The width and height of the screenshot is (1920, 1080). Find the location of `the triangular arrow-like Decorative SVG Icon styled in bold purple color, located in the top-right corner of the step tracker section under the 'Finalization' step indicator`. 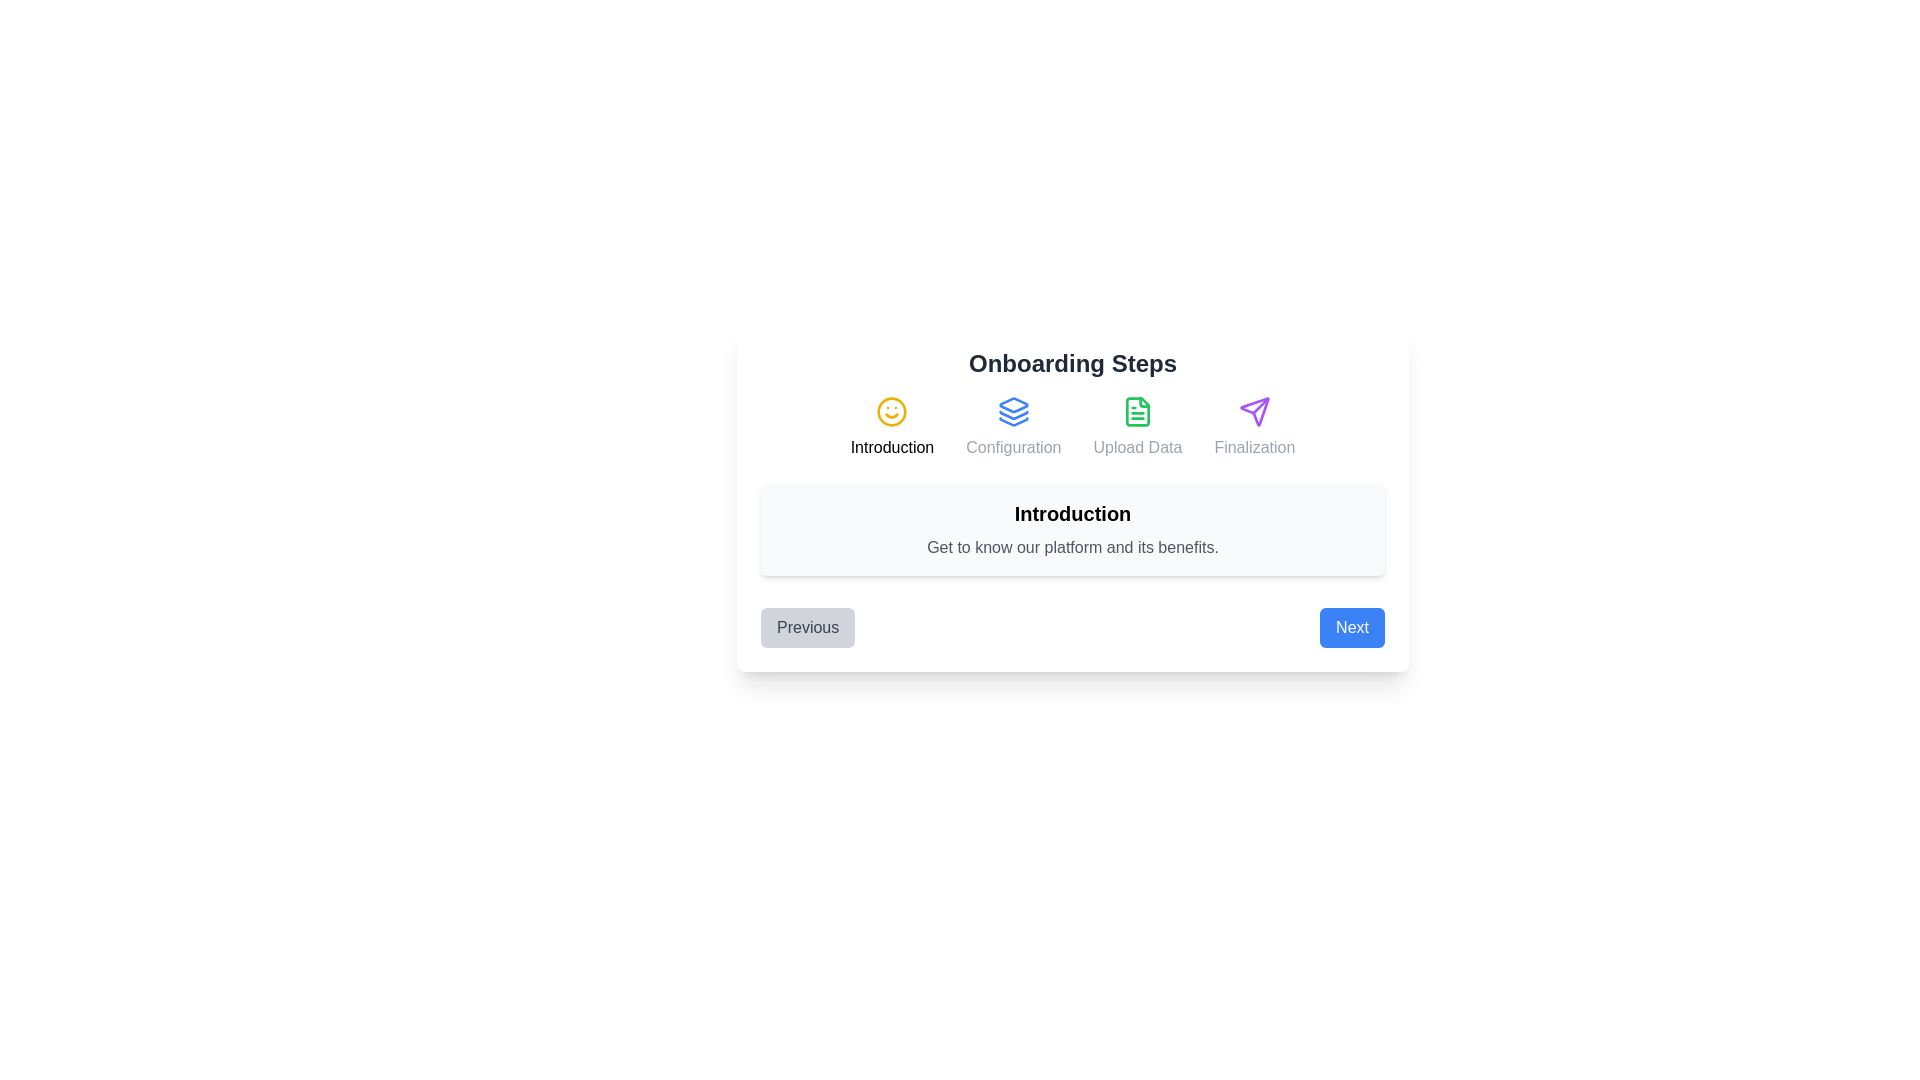

the triangular arrow-like Decorative SVG Icon styled in bold purple color, located in the top-right corner of the step tracker section under the 'Finalization' step indicator is located at coordinates (1253, 411).